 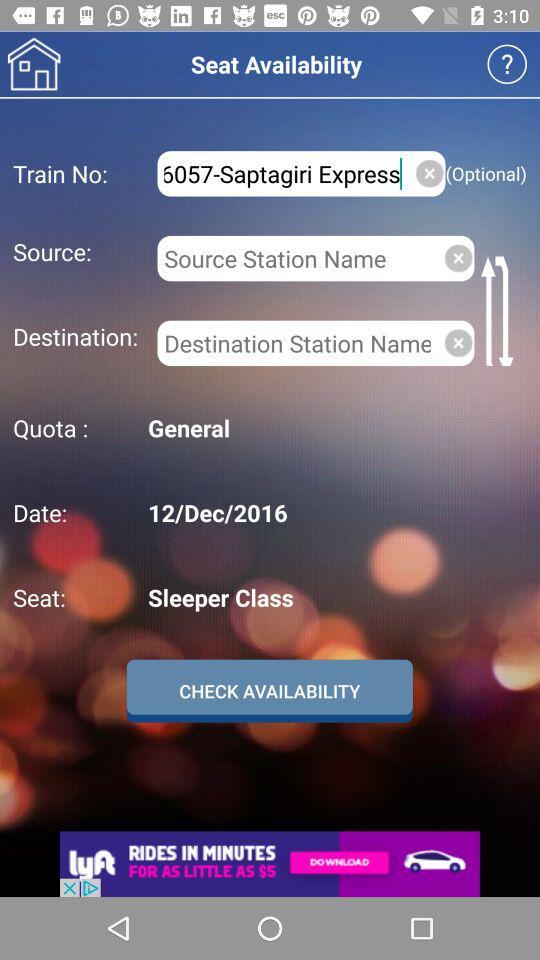 What do you see at coordinates (458, 257) in the screenshot?
I see `clear words` at bounding box center [458, 257].